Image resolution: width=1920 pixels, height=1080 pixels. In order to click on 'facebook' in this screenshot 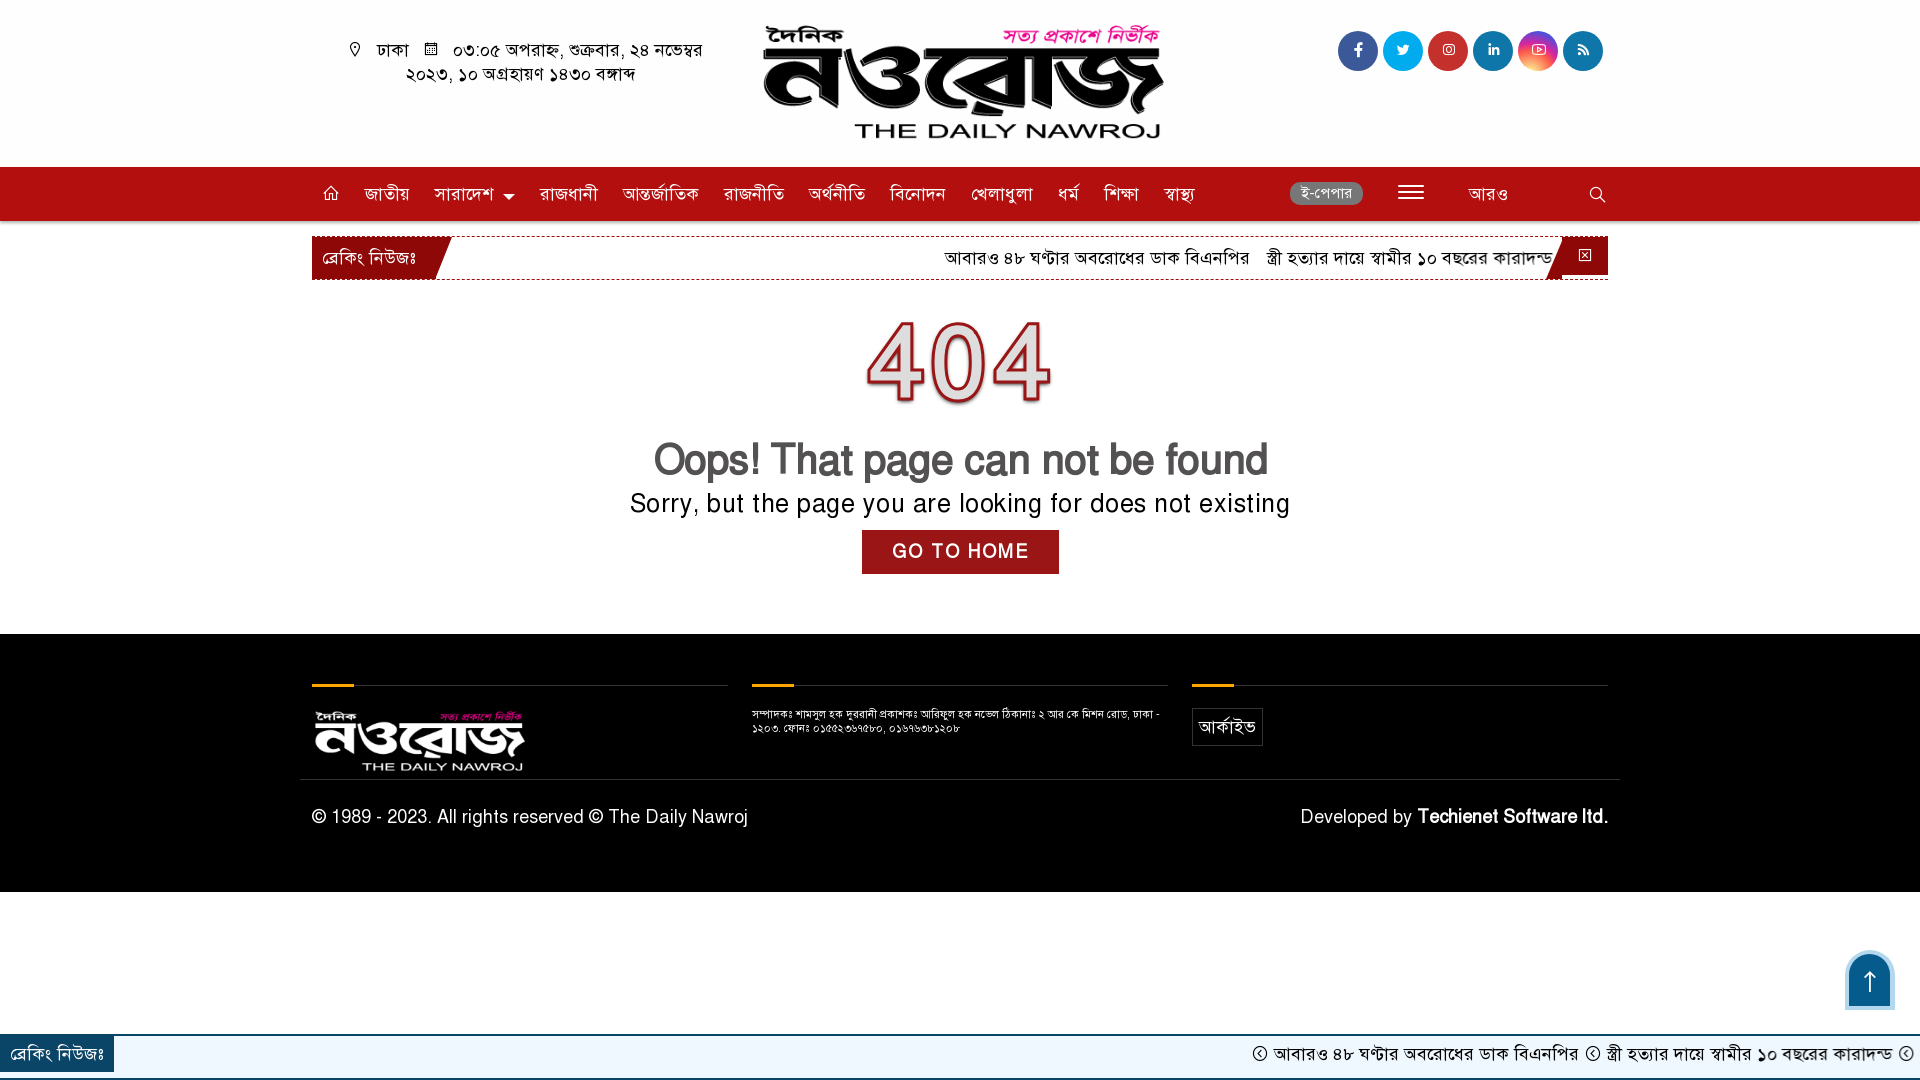, I will do `click(1358, 49)`.